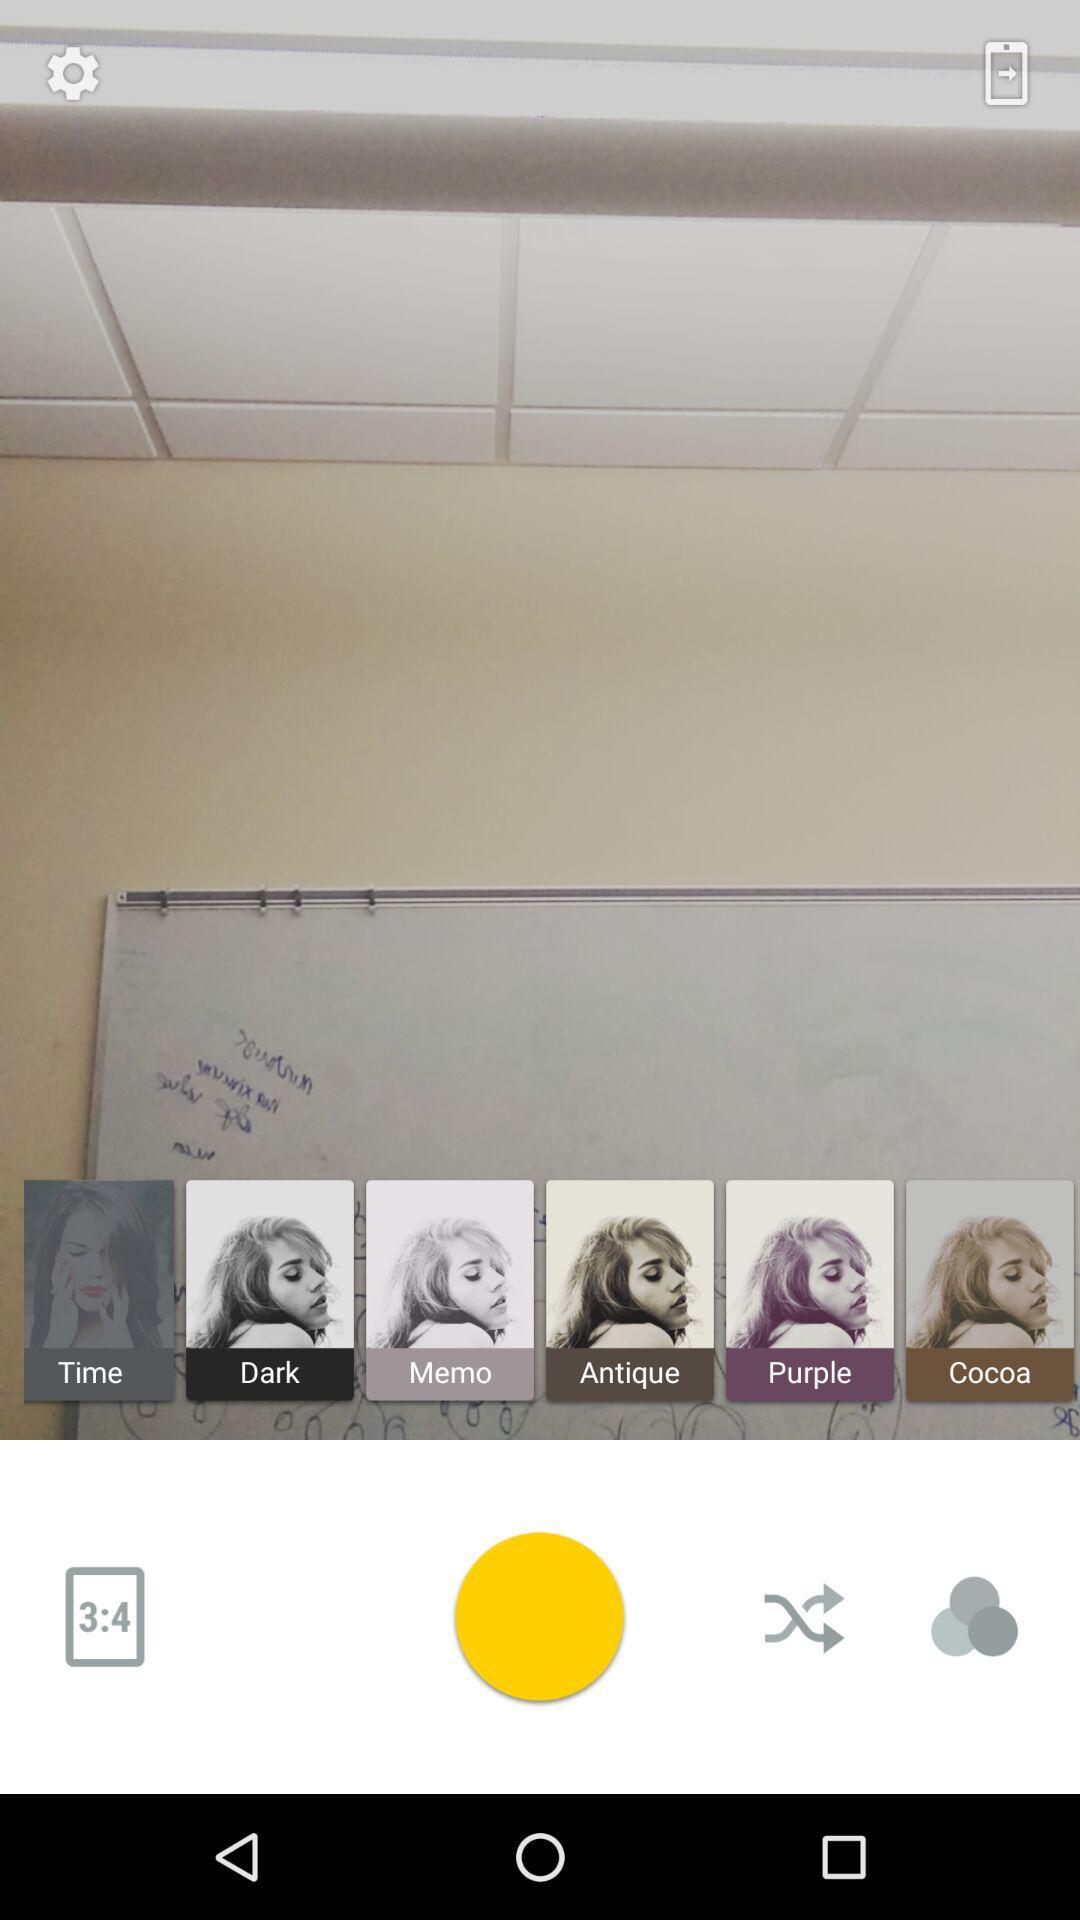  I want to click on the dark left to memo, so click(270, 1290).